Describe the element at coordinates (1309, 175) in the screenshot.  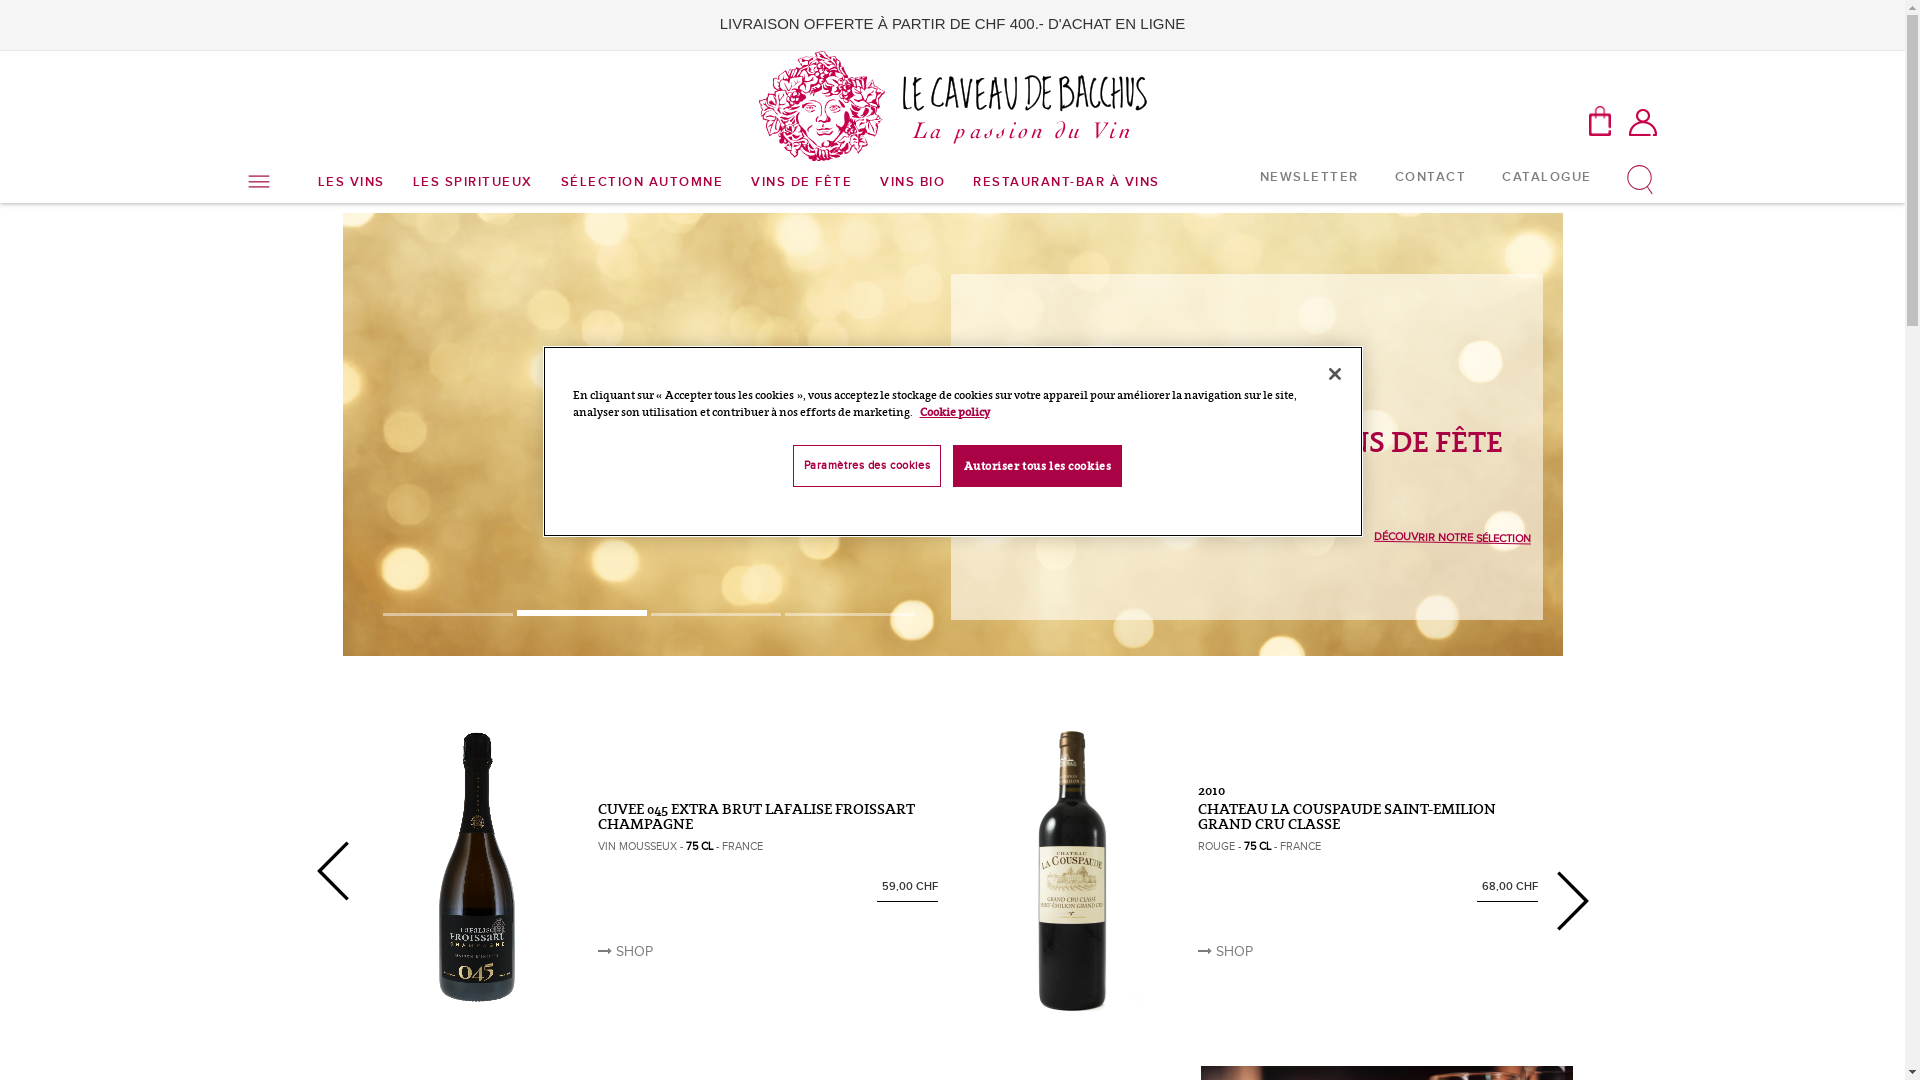
I see `'NEWSLETTER'` at that location.